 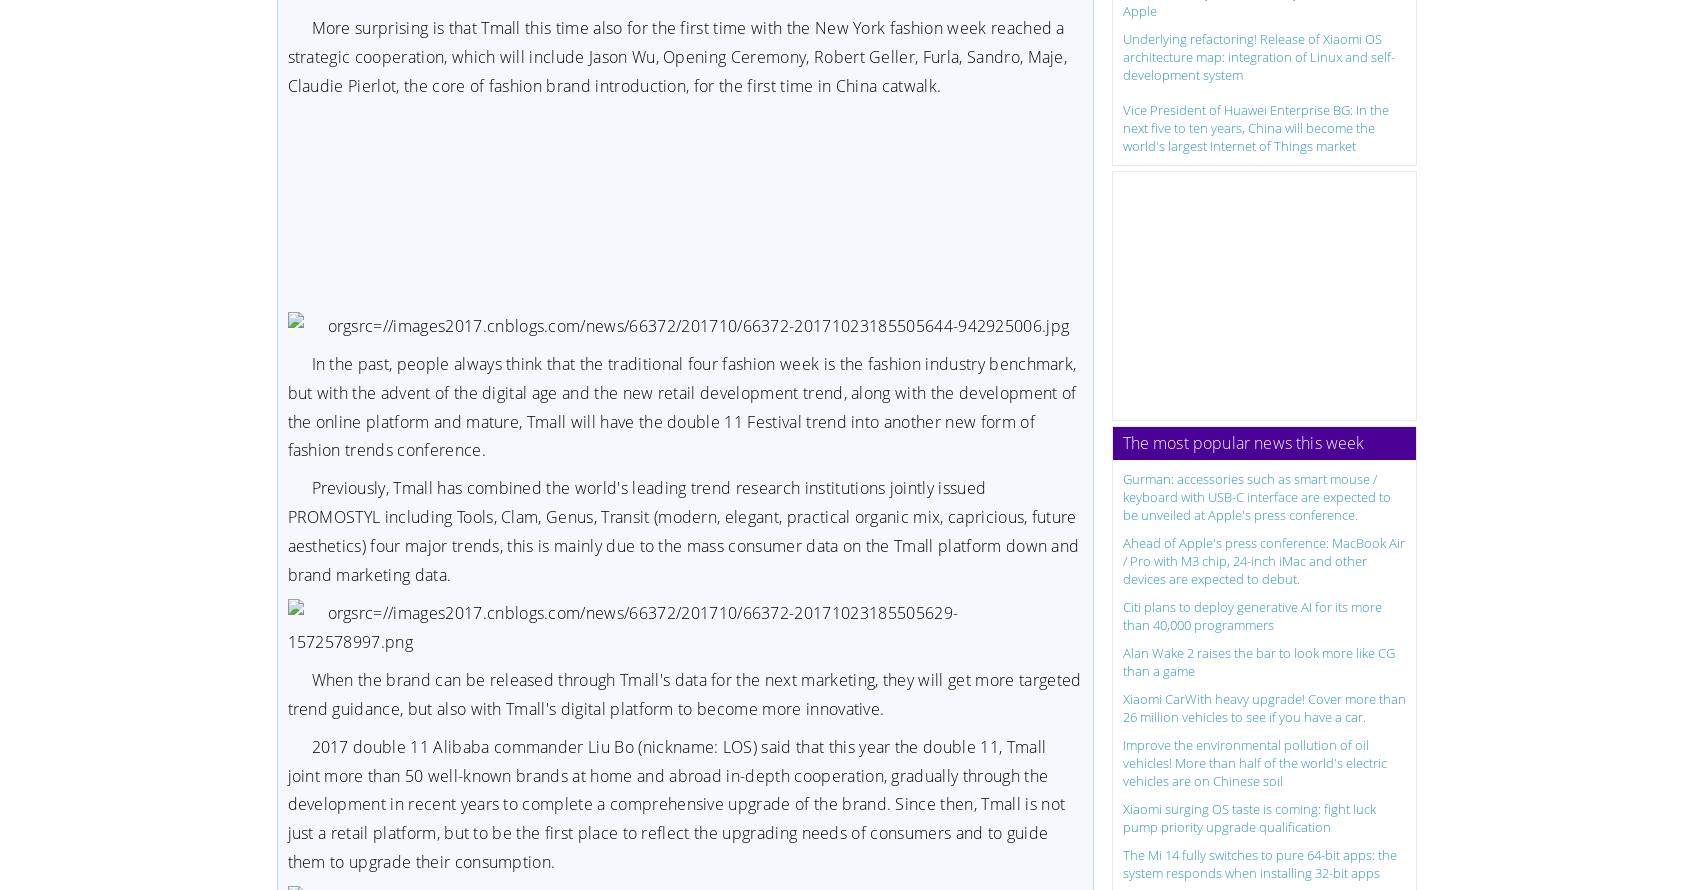 I want to click on 'The most popular news this week', so click(x=1243, y=442).